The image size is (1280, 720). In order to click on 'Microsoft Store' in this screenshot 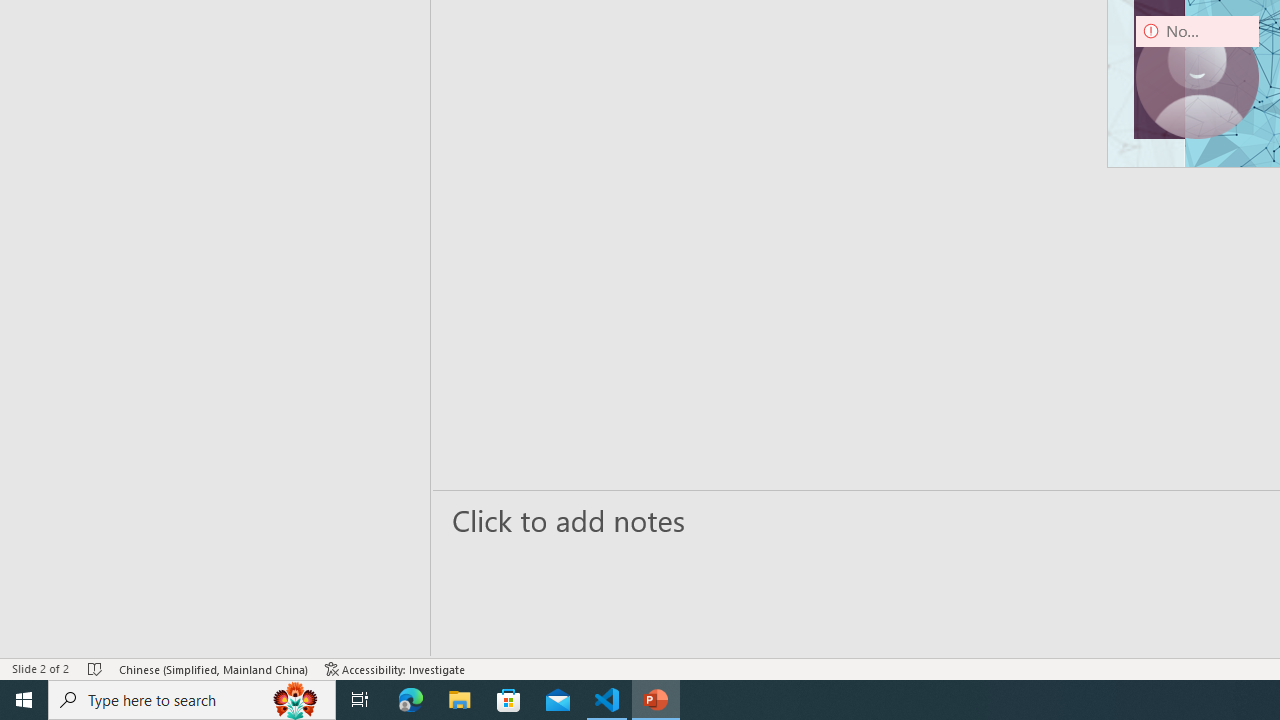, I will do `click(509, 698)`.